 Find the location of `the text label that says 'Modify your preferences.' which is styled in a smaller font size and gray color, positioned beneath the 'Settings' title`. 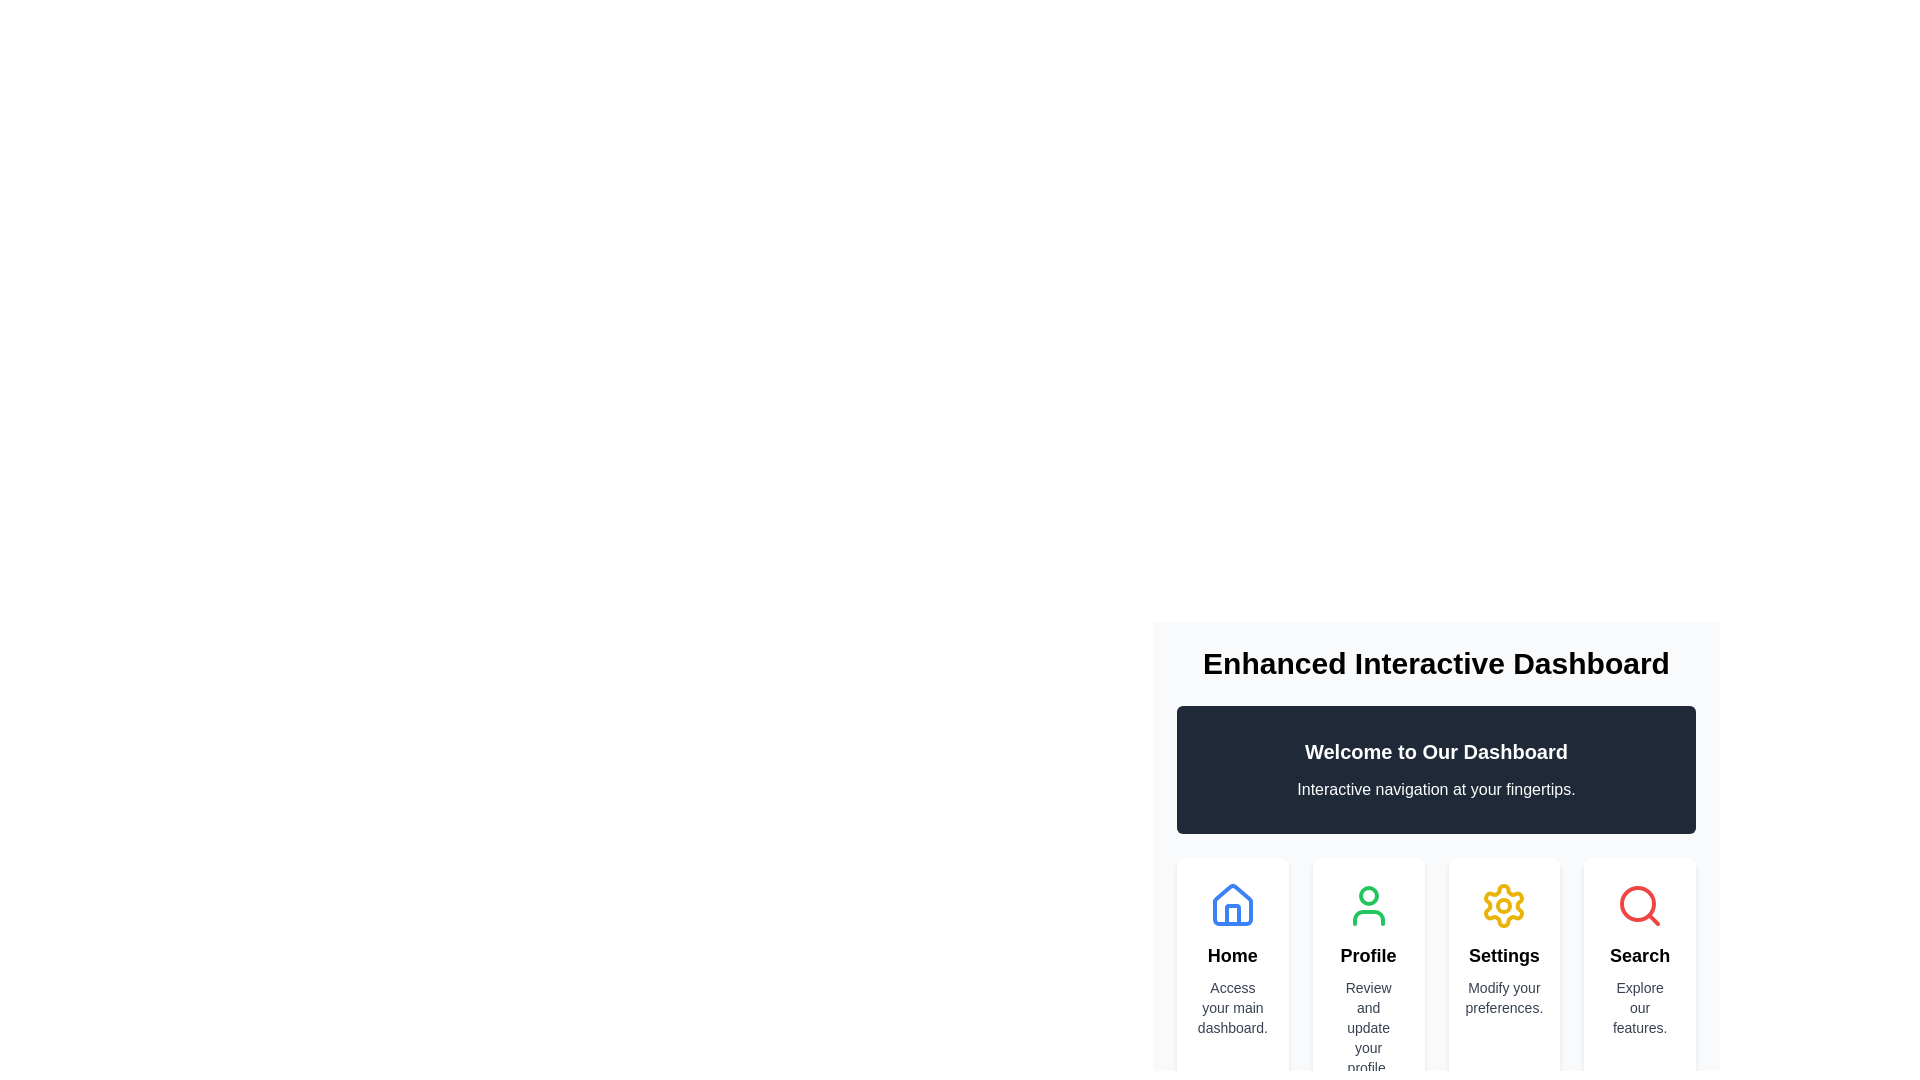

the text label that says 'Modify your preferences.' which is styled in a smaller font size and gray color, positioned beneath the 'Settings' title is located at coordinates (1504, 998).